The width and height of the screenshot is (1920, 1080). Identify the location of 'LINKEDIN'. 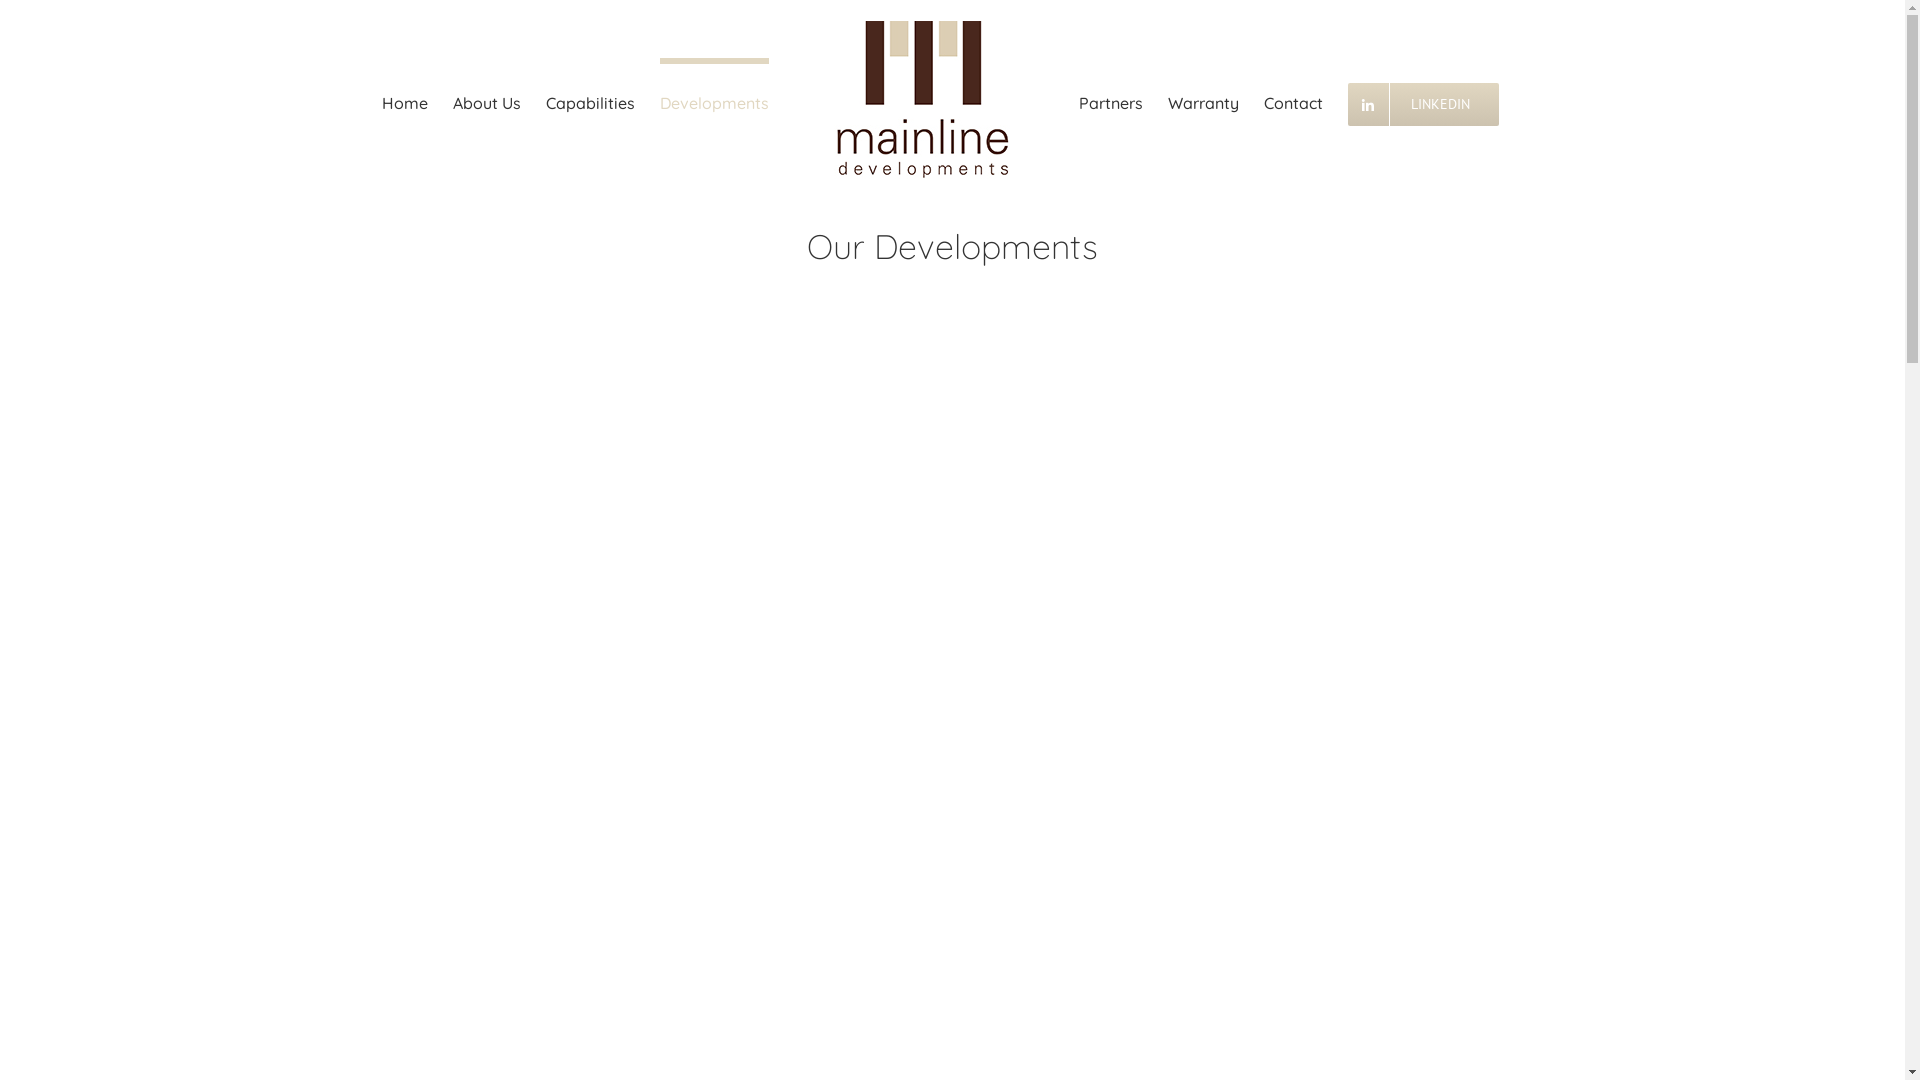
(1348, 100).